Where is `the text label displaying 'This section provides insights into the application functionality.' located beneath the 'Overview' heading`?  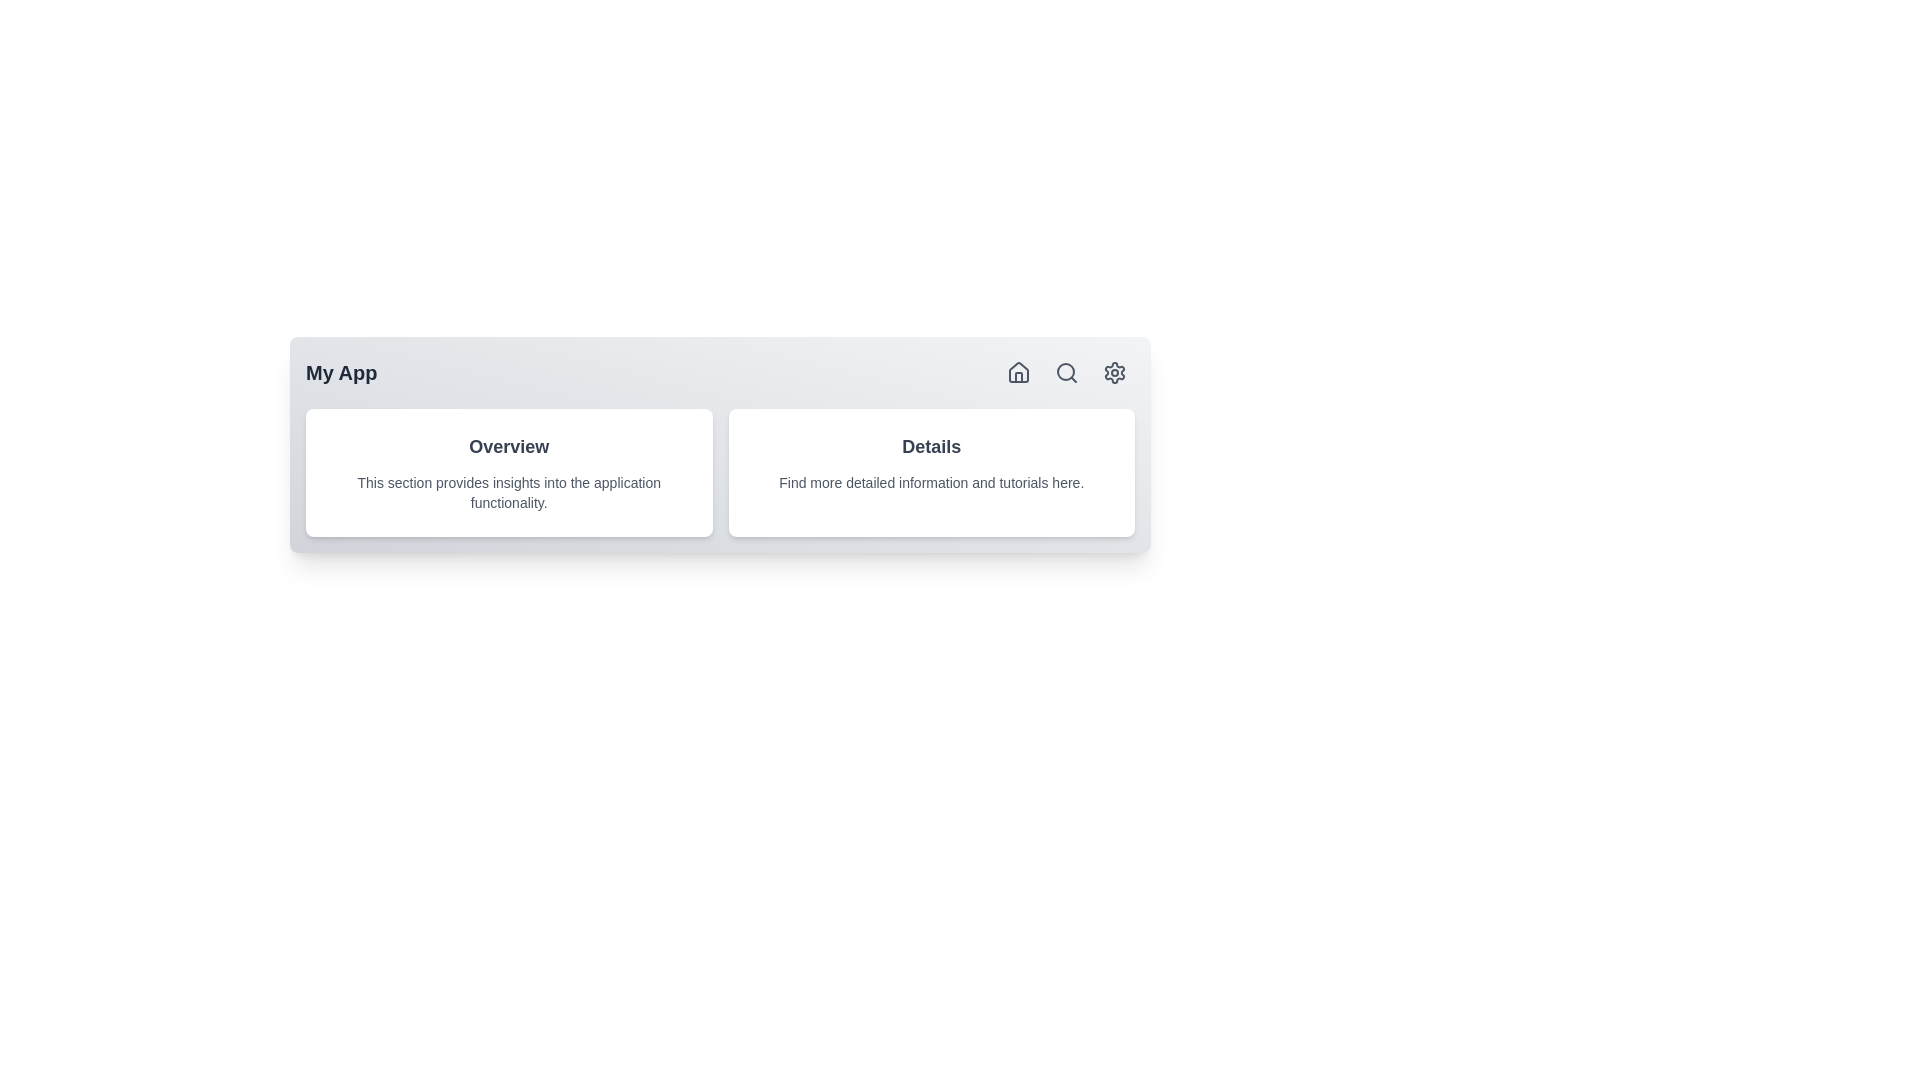 the text label displaying 'This section provides insights into the application functionality.' located beneath the 'Overview' heading is located at coordinates (509, 493).